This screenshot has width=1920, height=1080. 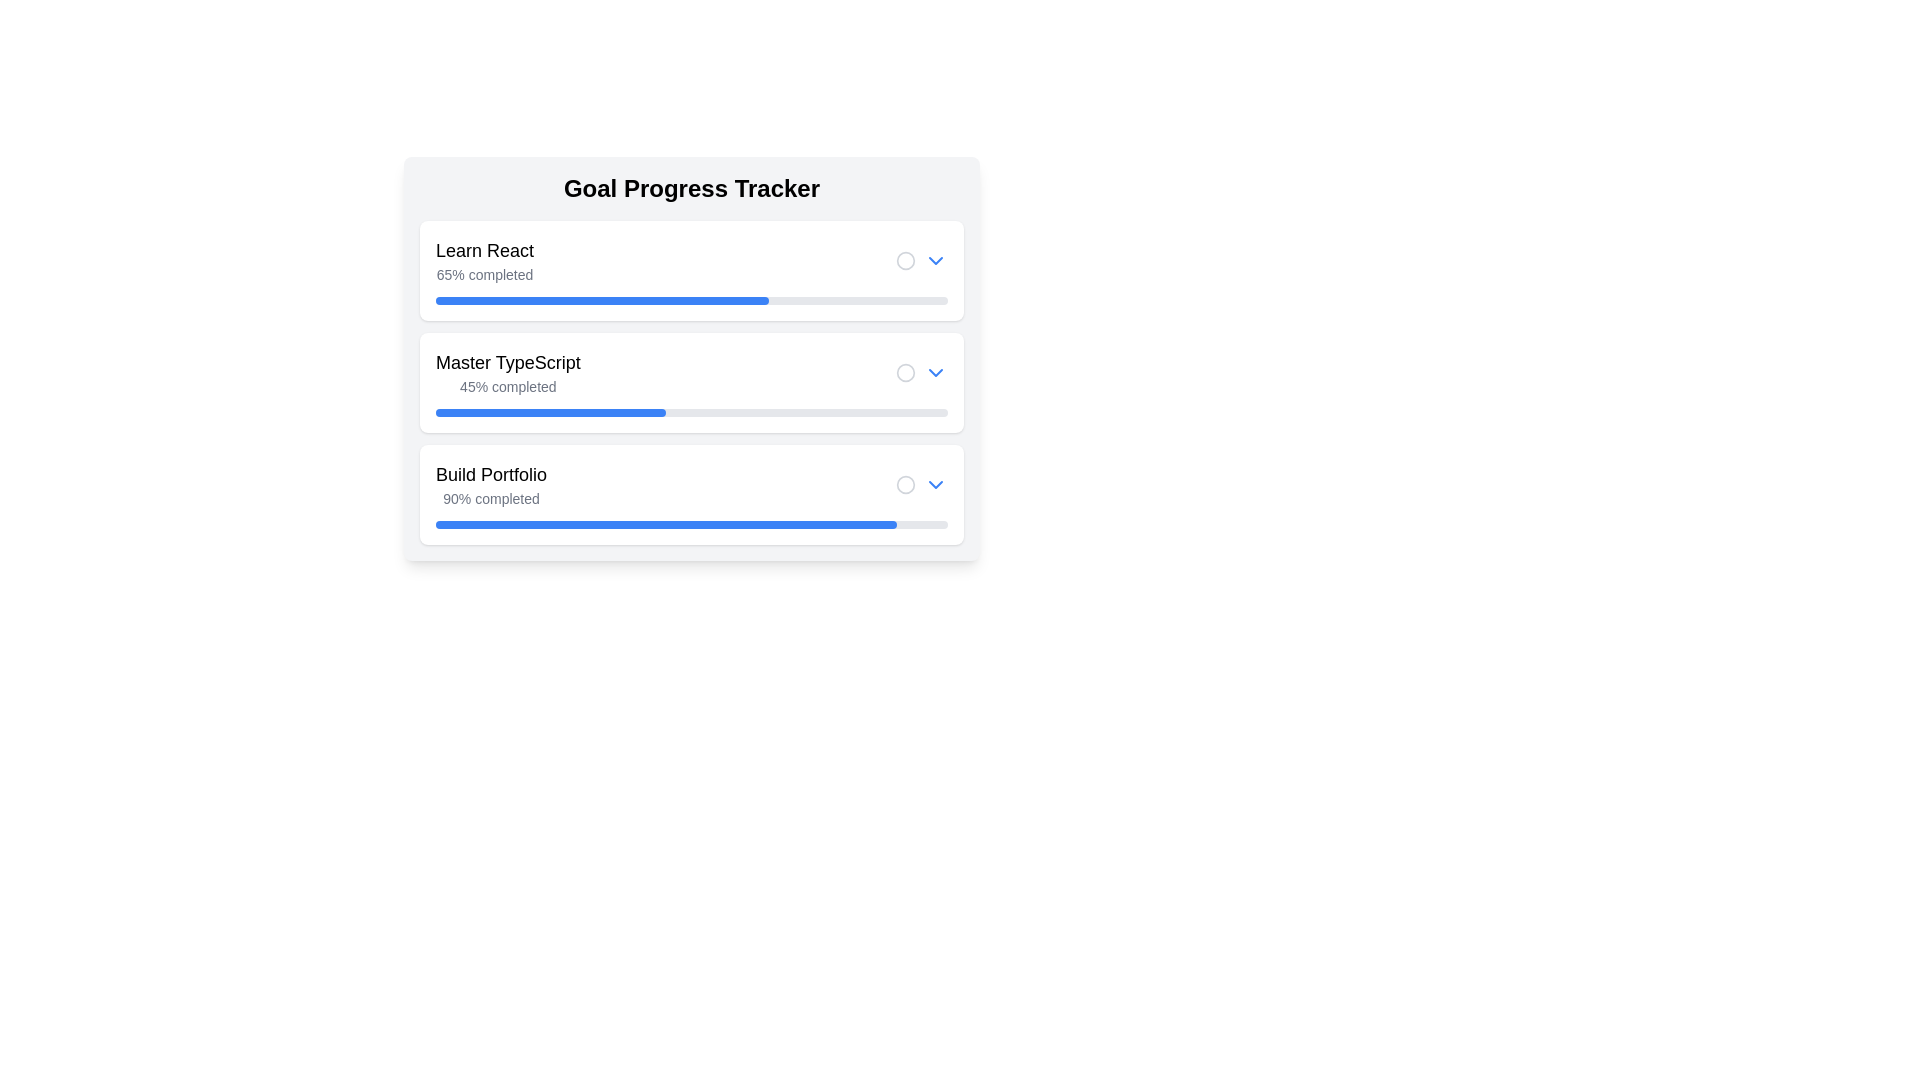 I want to click on the progress text label indicating that 90% of the task 'Build Portfolio' is completed, located below the 'Build Portfolio' text, so click(x=491, y=497).